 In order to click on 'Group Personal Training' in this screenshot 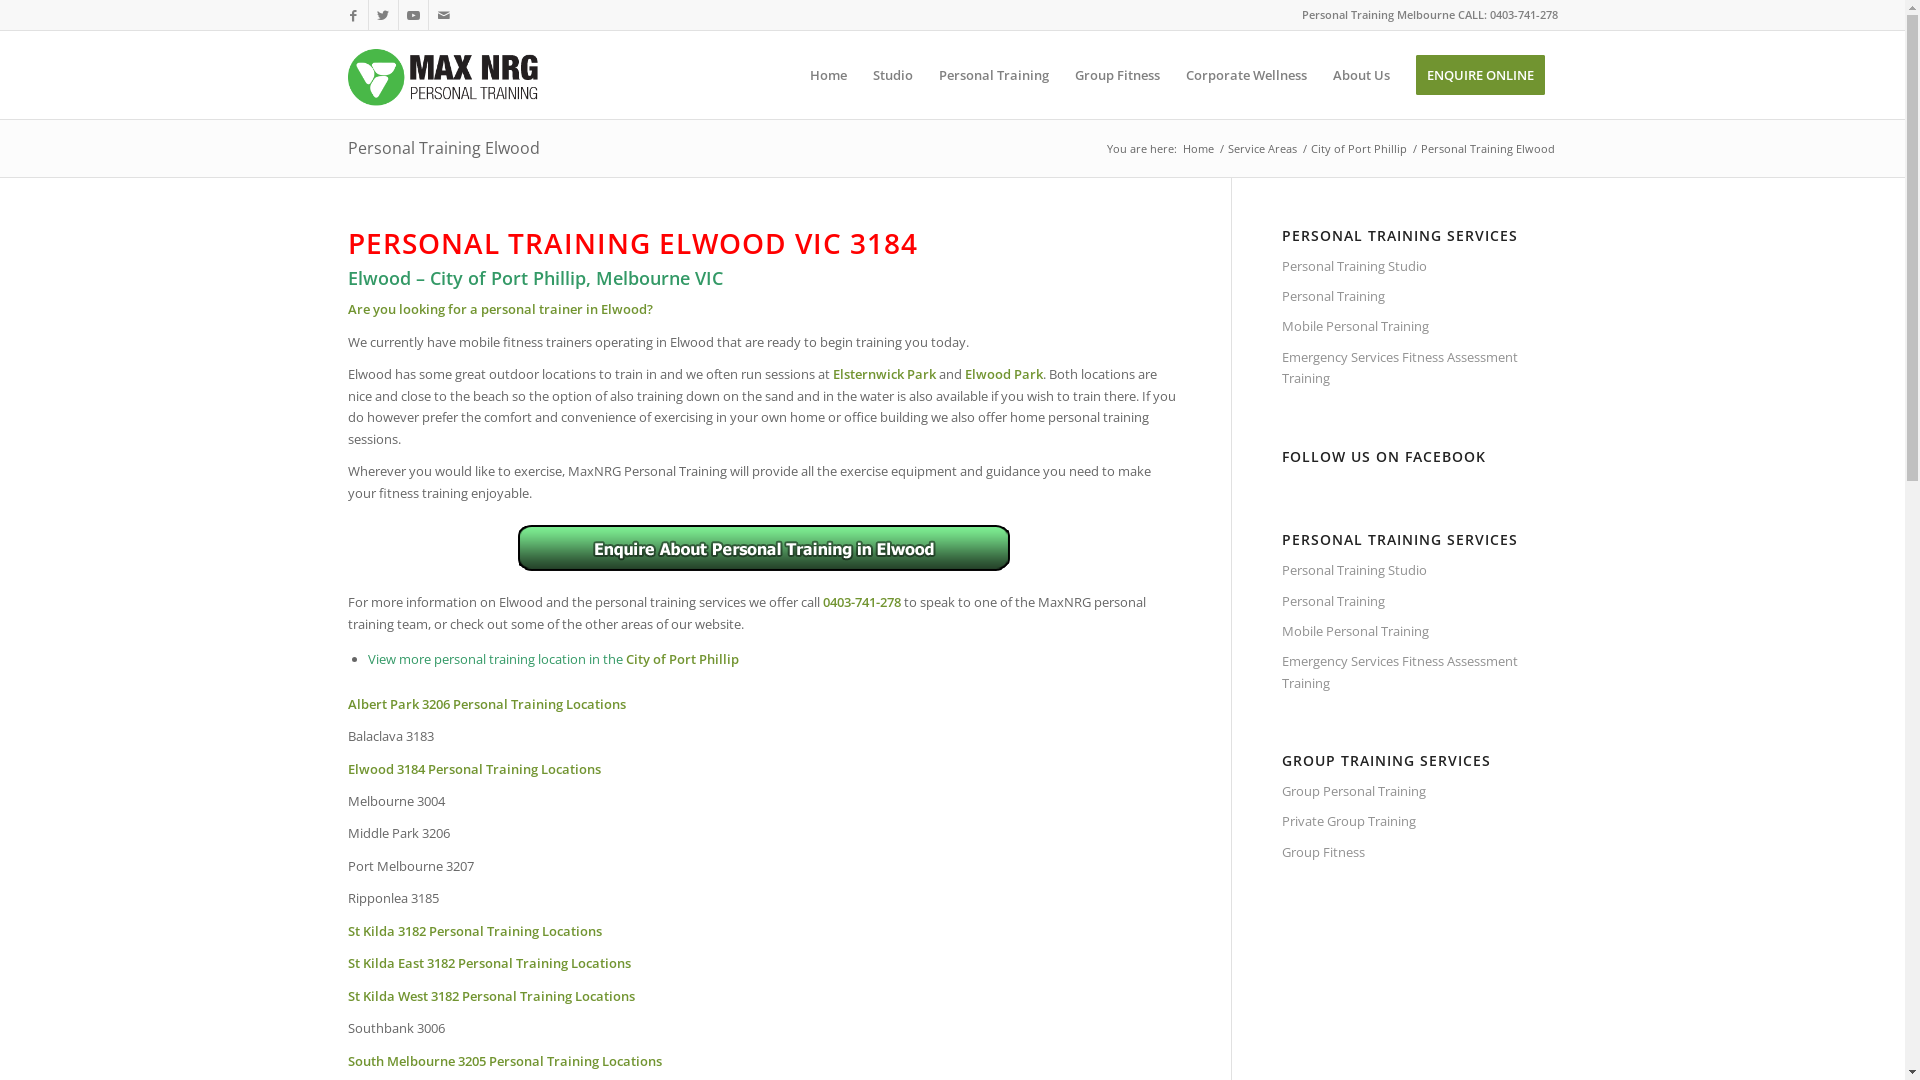, I will do `click(1419, 790)`.